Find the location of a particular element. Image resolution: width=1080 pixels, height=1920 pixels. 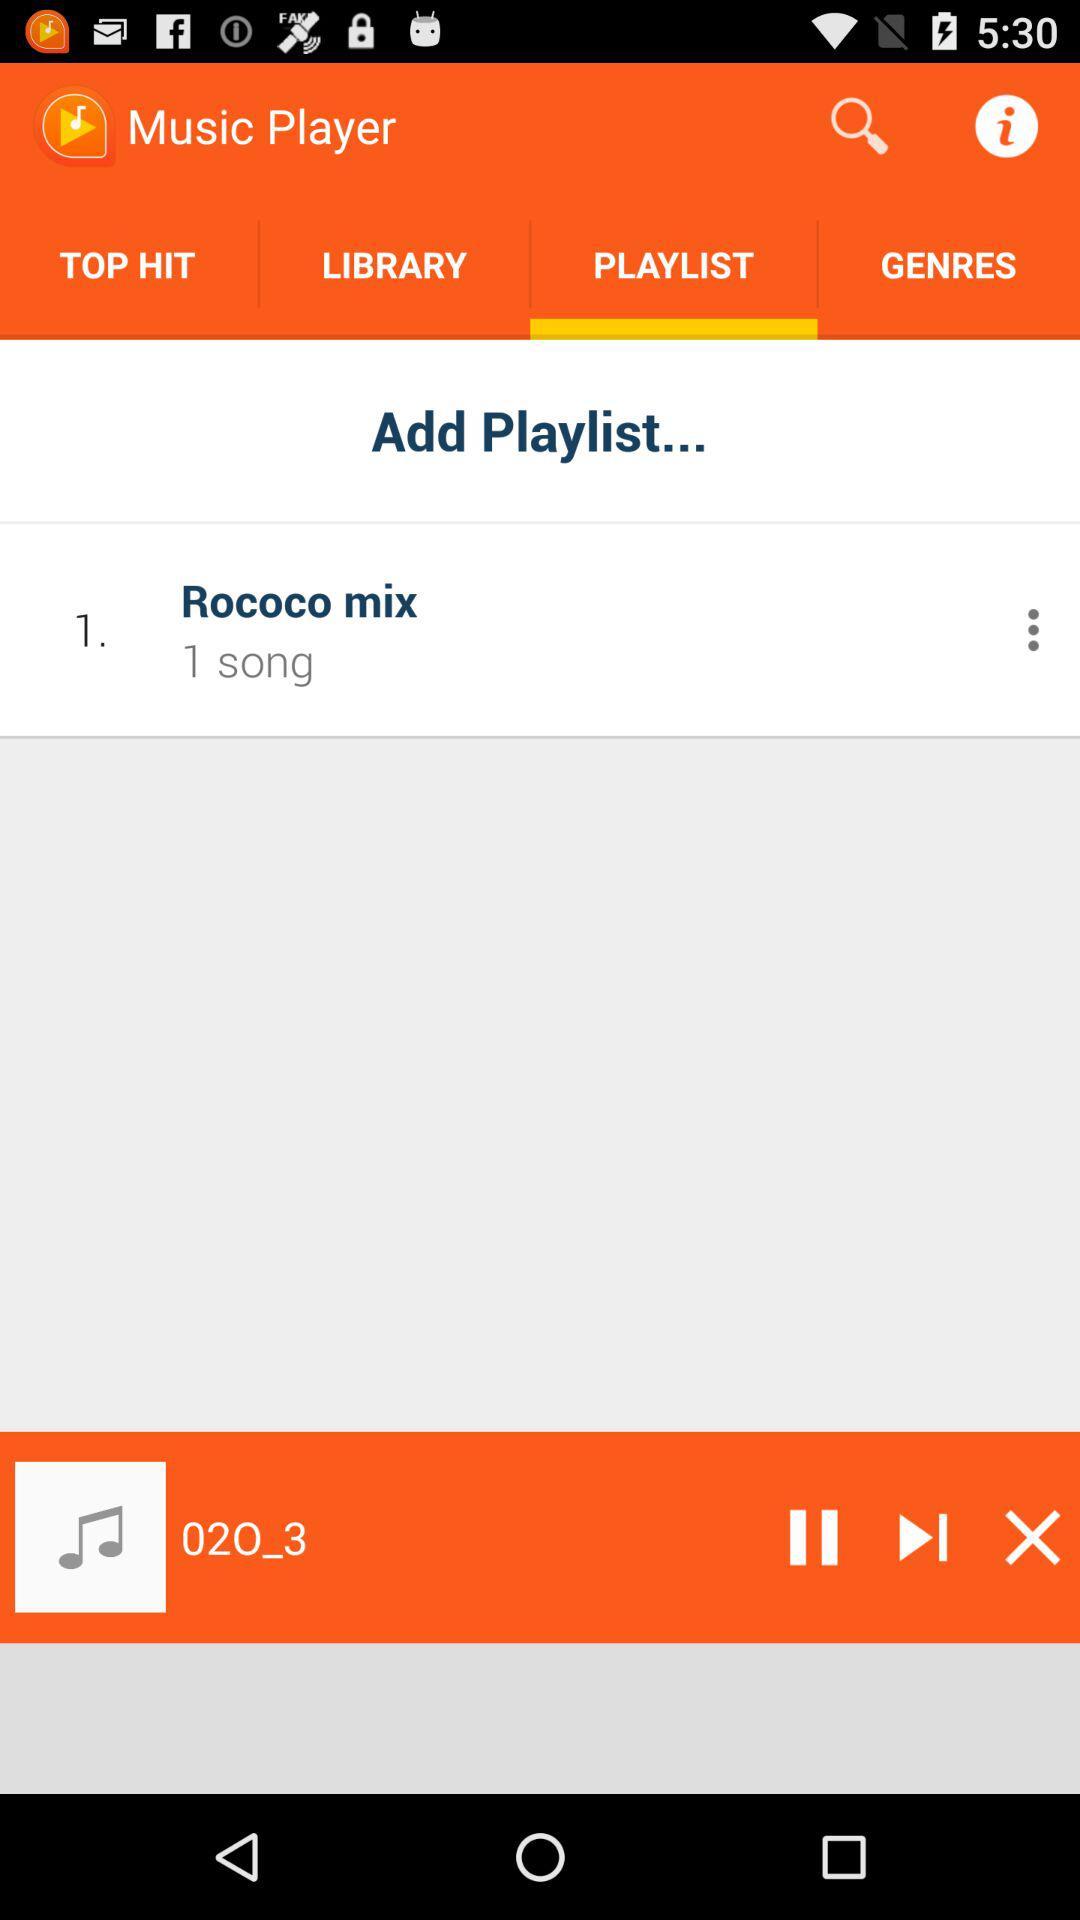

exit is located at coordinates (1032, 1536).